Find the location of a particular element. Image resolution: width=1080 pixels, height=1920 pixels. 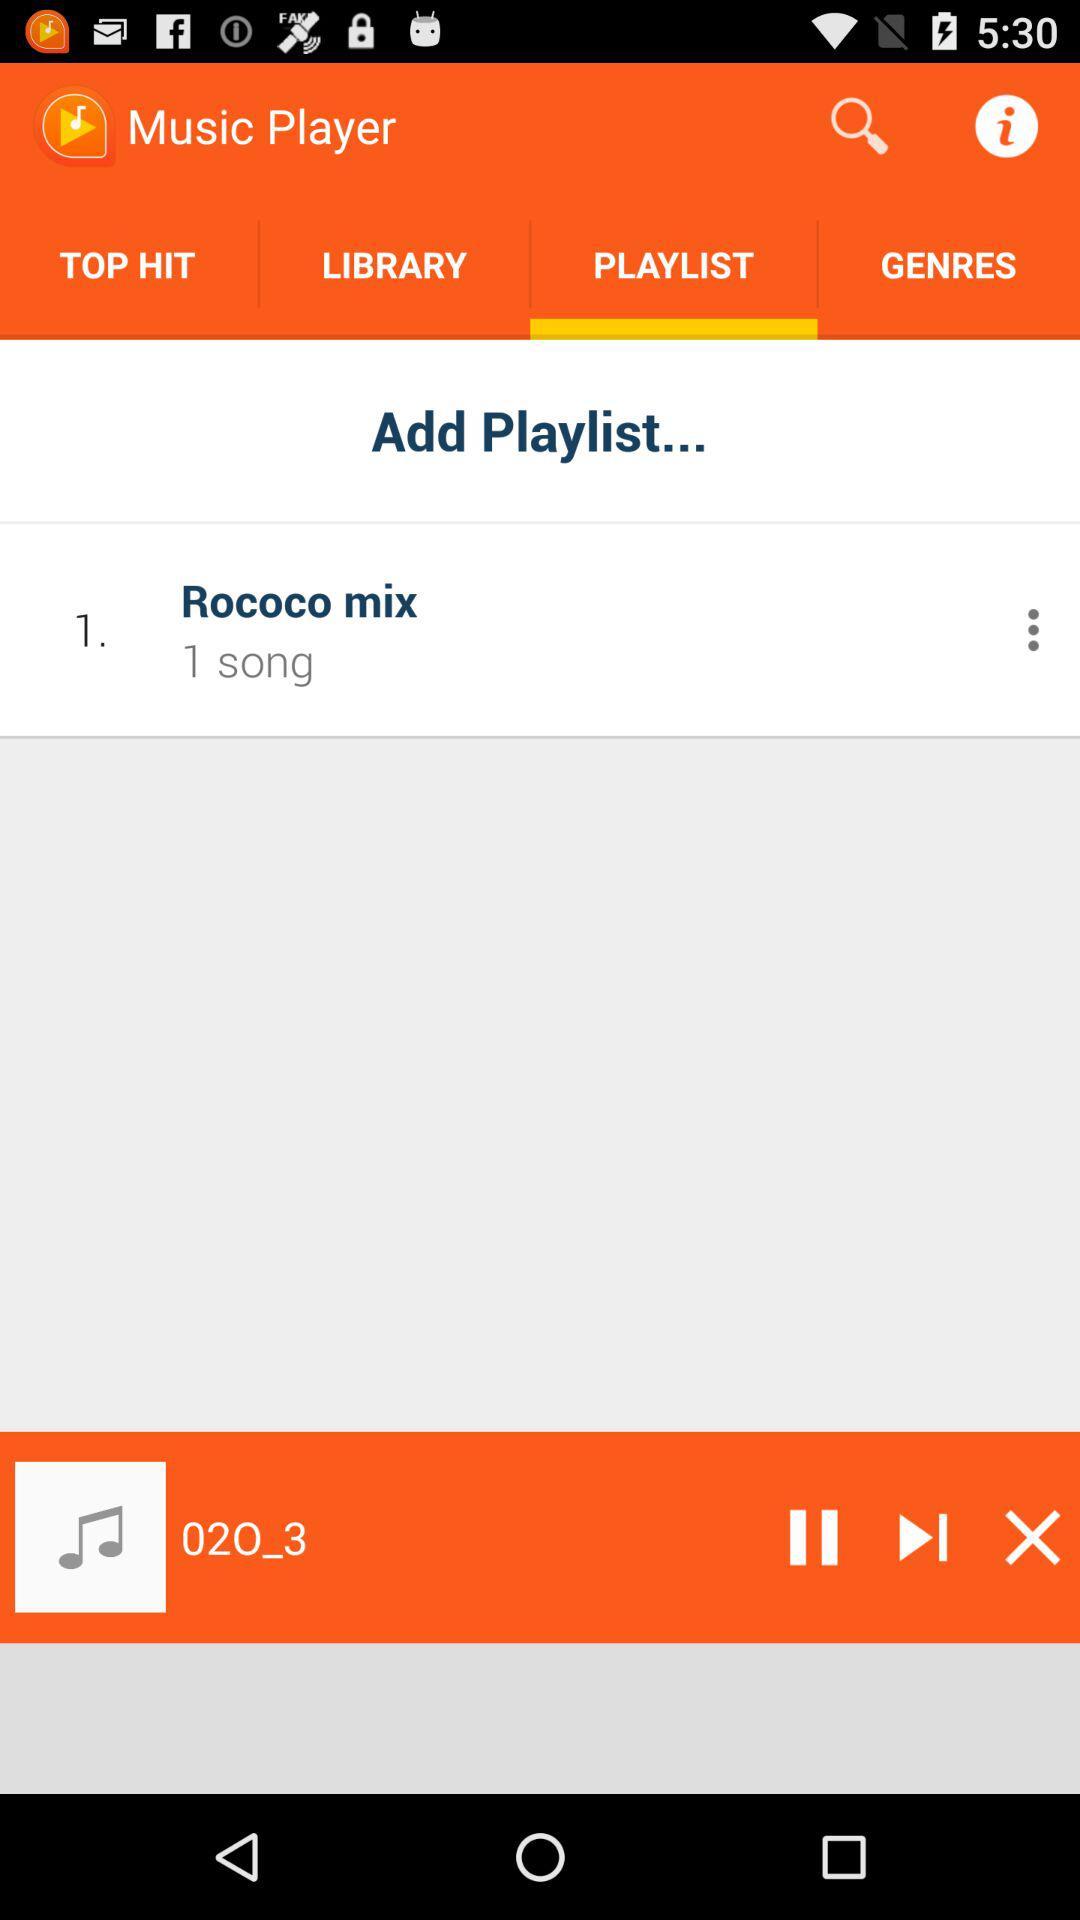

exit is located at coordinates (1032, 1536).